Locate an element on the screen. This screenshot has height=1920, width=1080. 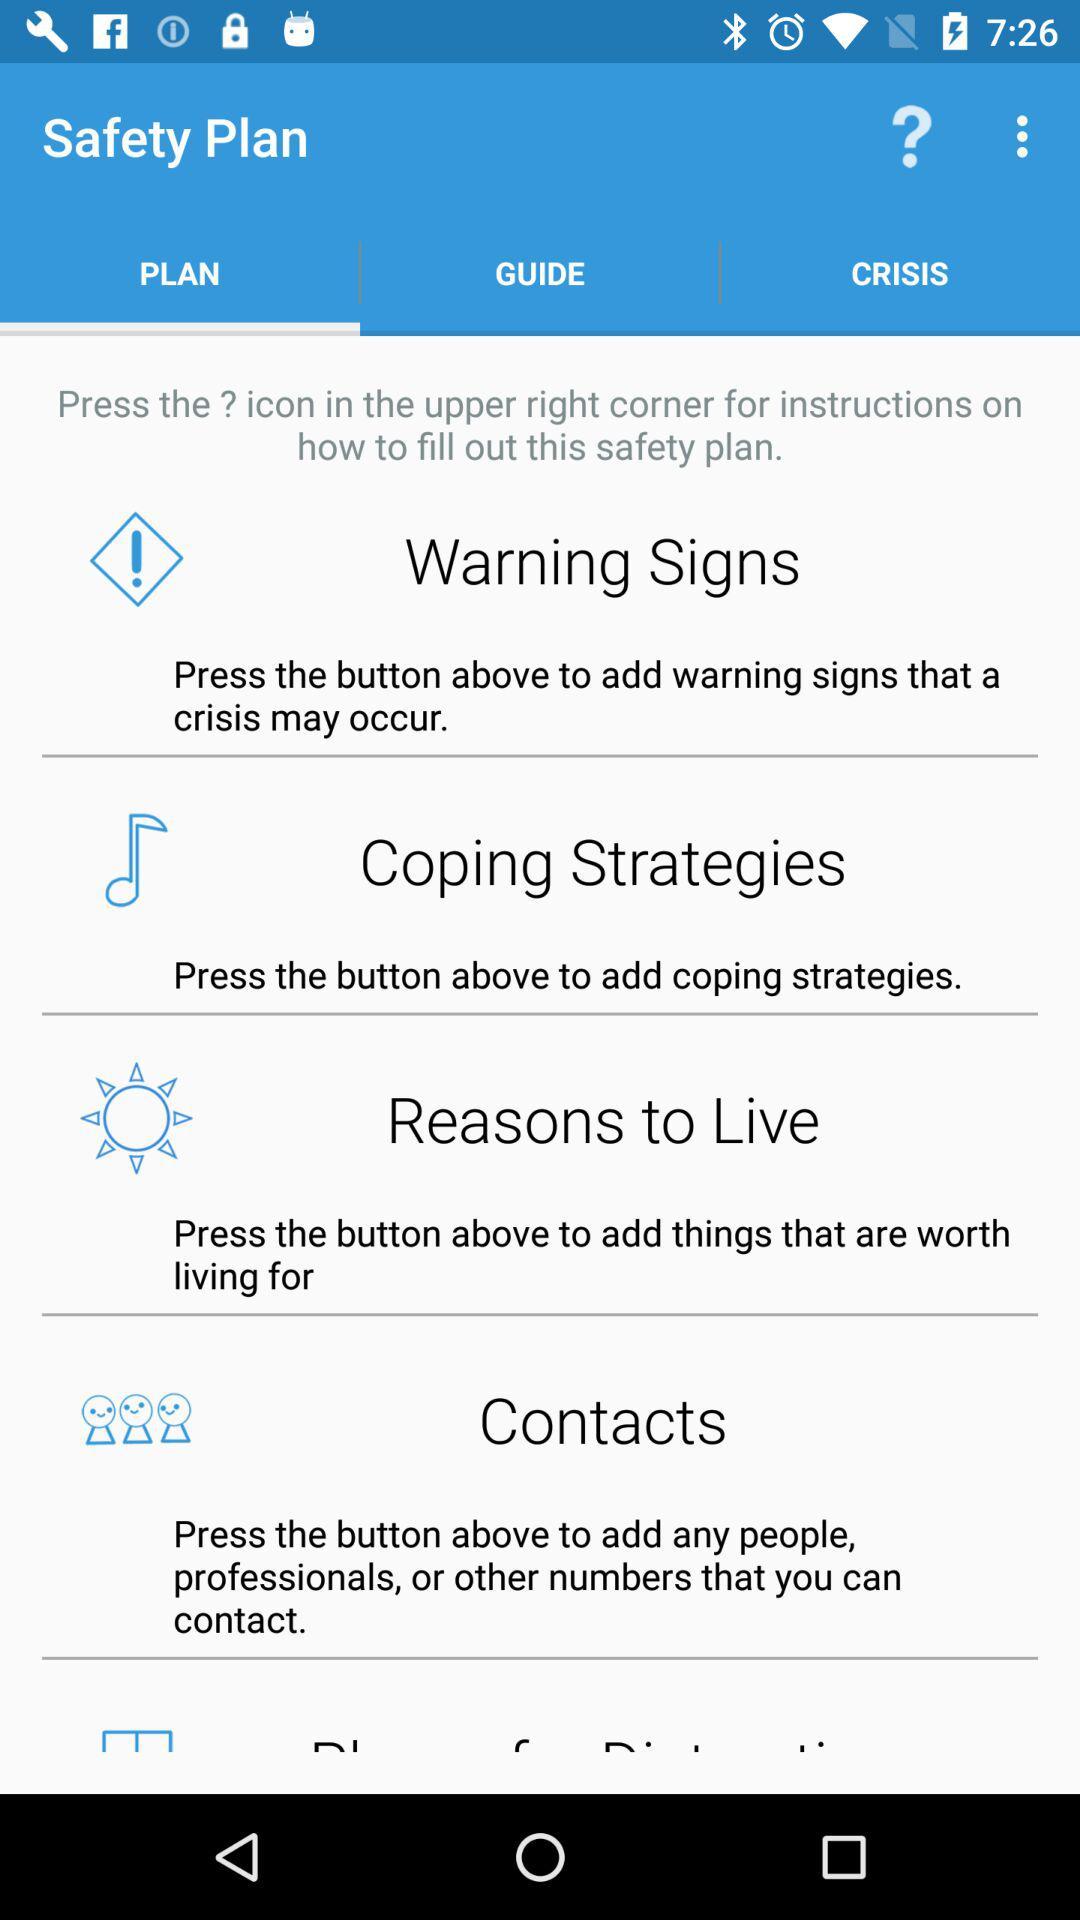
the reasons to live button is located at coordinates (540, 1117).